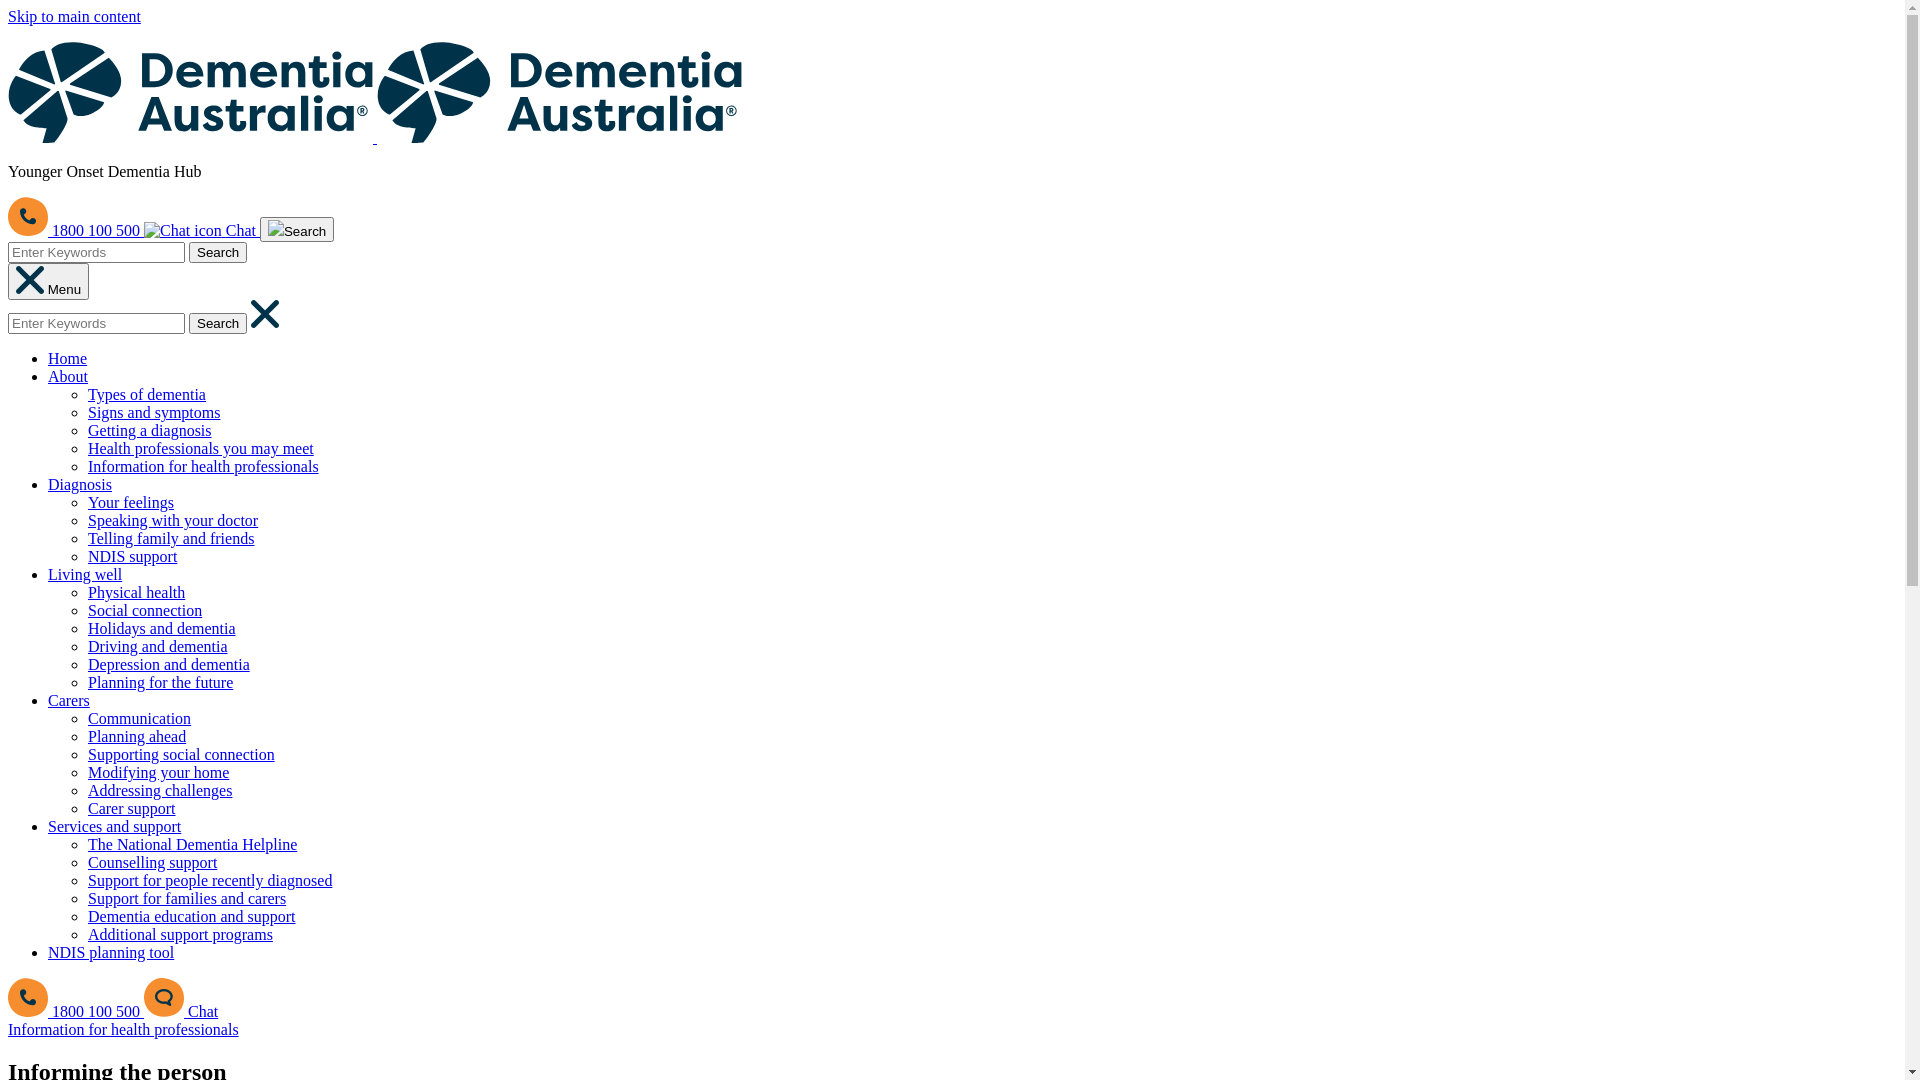 This screenshot has height=1080, width=1920. I want to click on 'Carer support', so click(130, 807).